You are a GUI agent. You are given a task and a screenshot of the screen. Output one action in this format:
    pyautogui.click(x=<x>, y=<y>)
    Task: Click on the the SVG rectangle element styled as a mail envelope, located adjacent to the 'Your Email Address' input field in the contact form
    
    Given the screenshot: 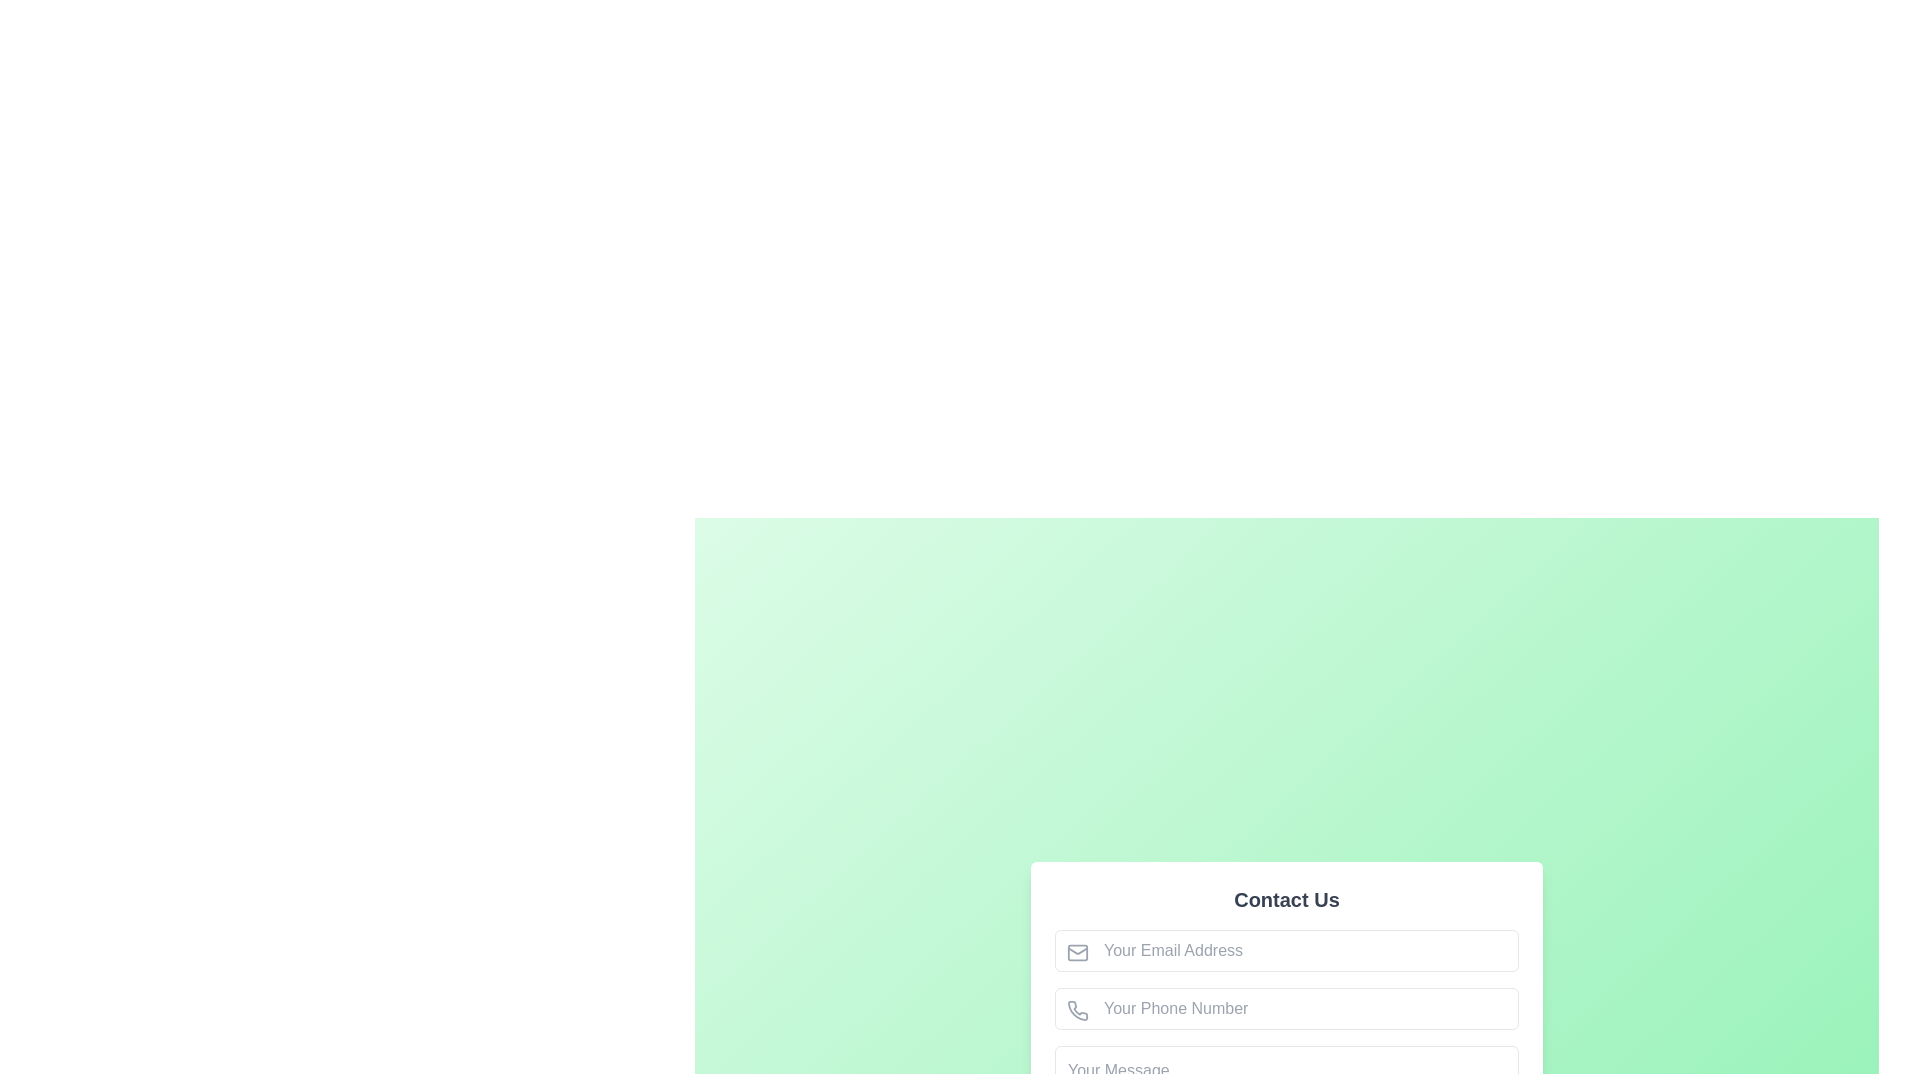 What is the action you would take?
    pyautogui.click(x=1077, y=951)
    